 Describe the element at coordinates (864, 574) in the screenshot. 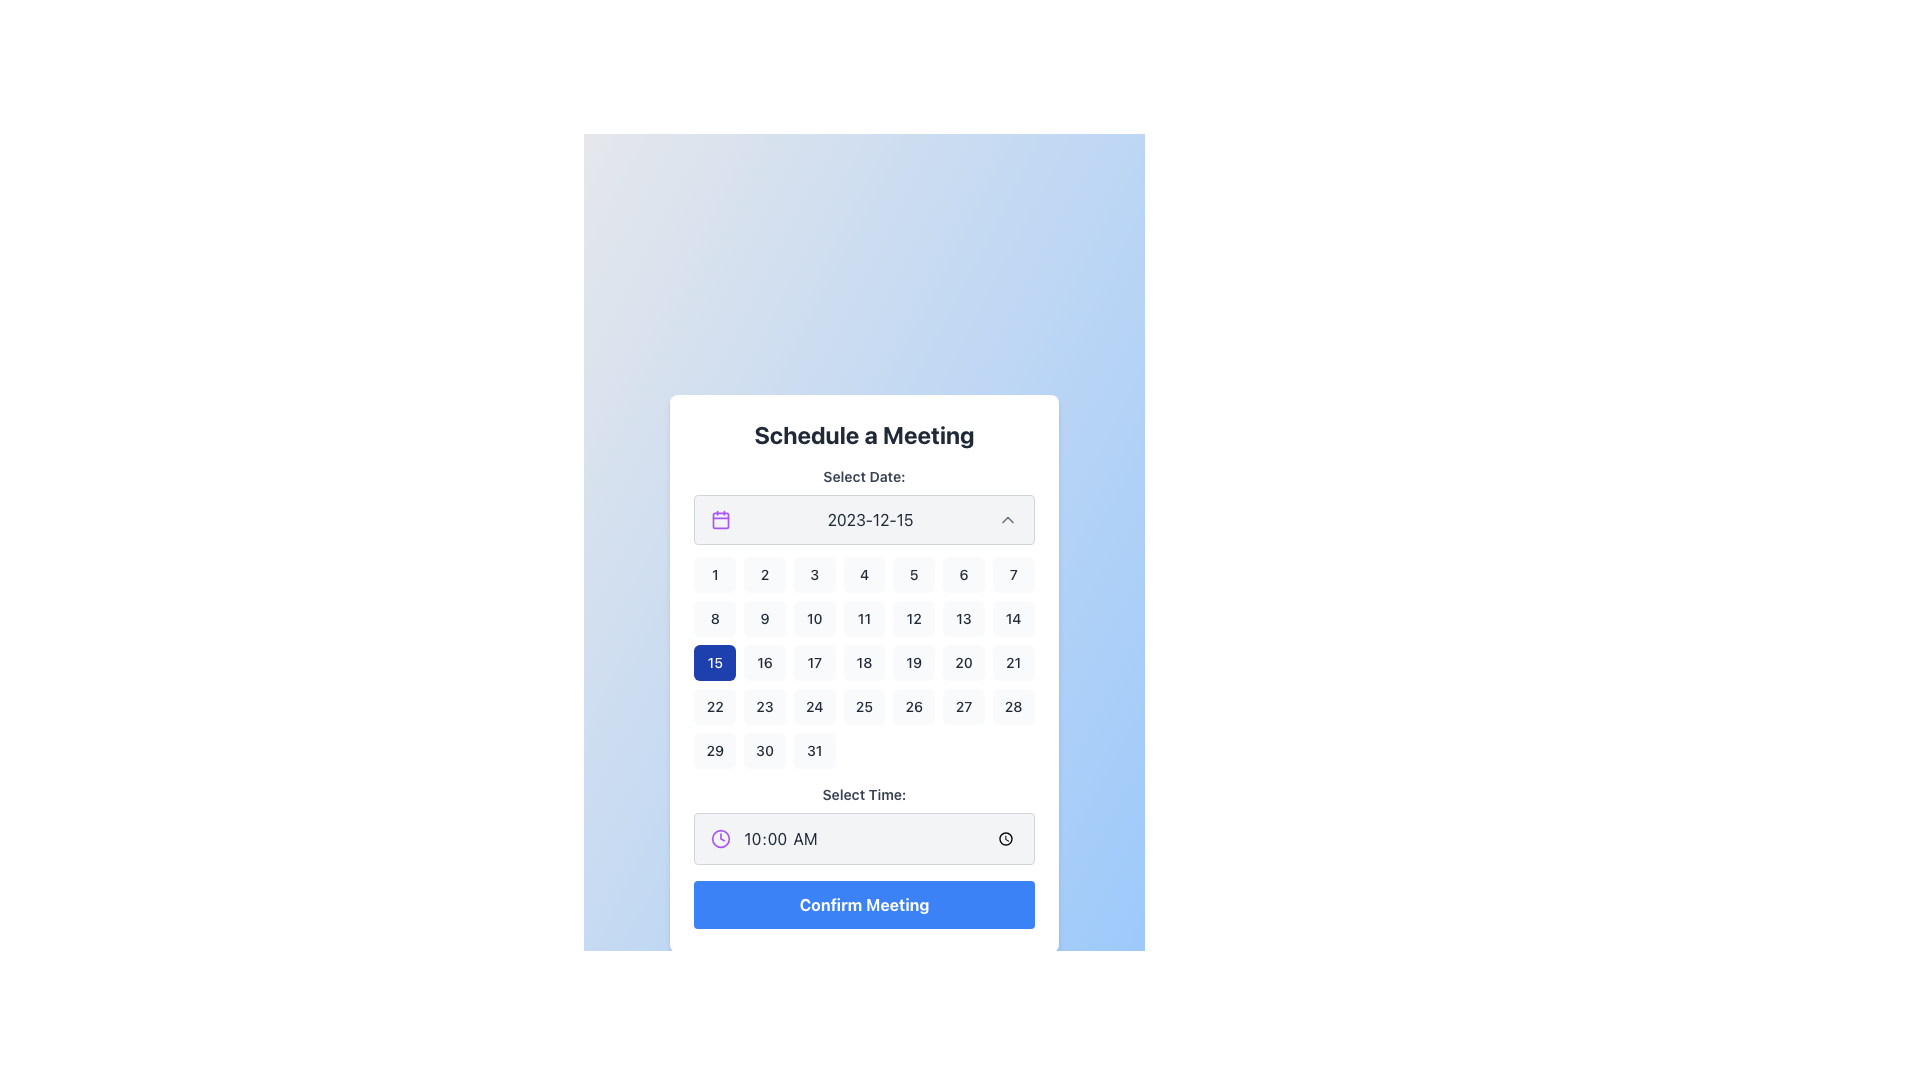

I see `the rounded rectangular button with a light gray background and centered black text '4'` at that location.